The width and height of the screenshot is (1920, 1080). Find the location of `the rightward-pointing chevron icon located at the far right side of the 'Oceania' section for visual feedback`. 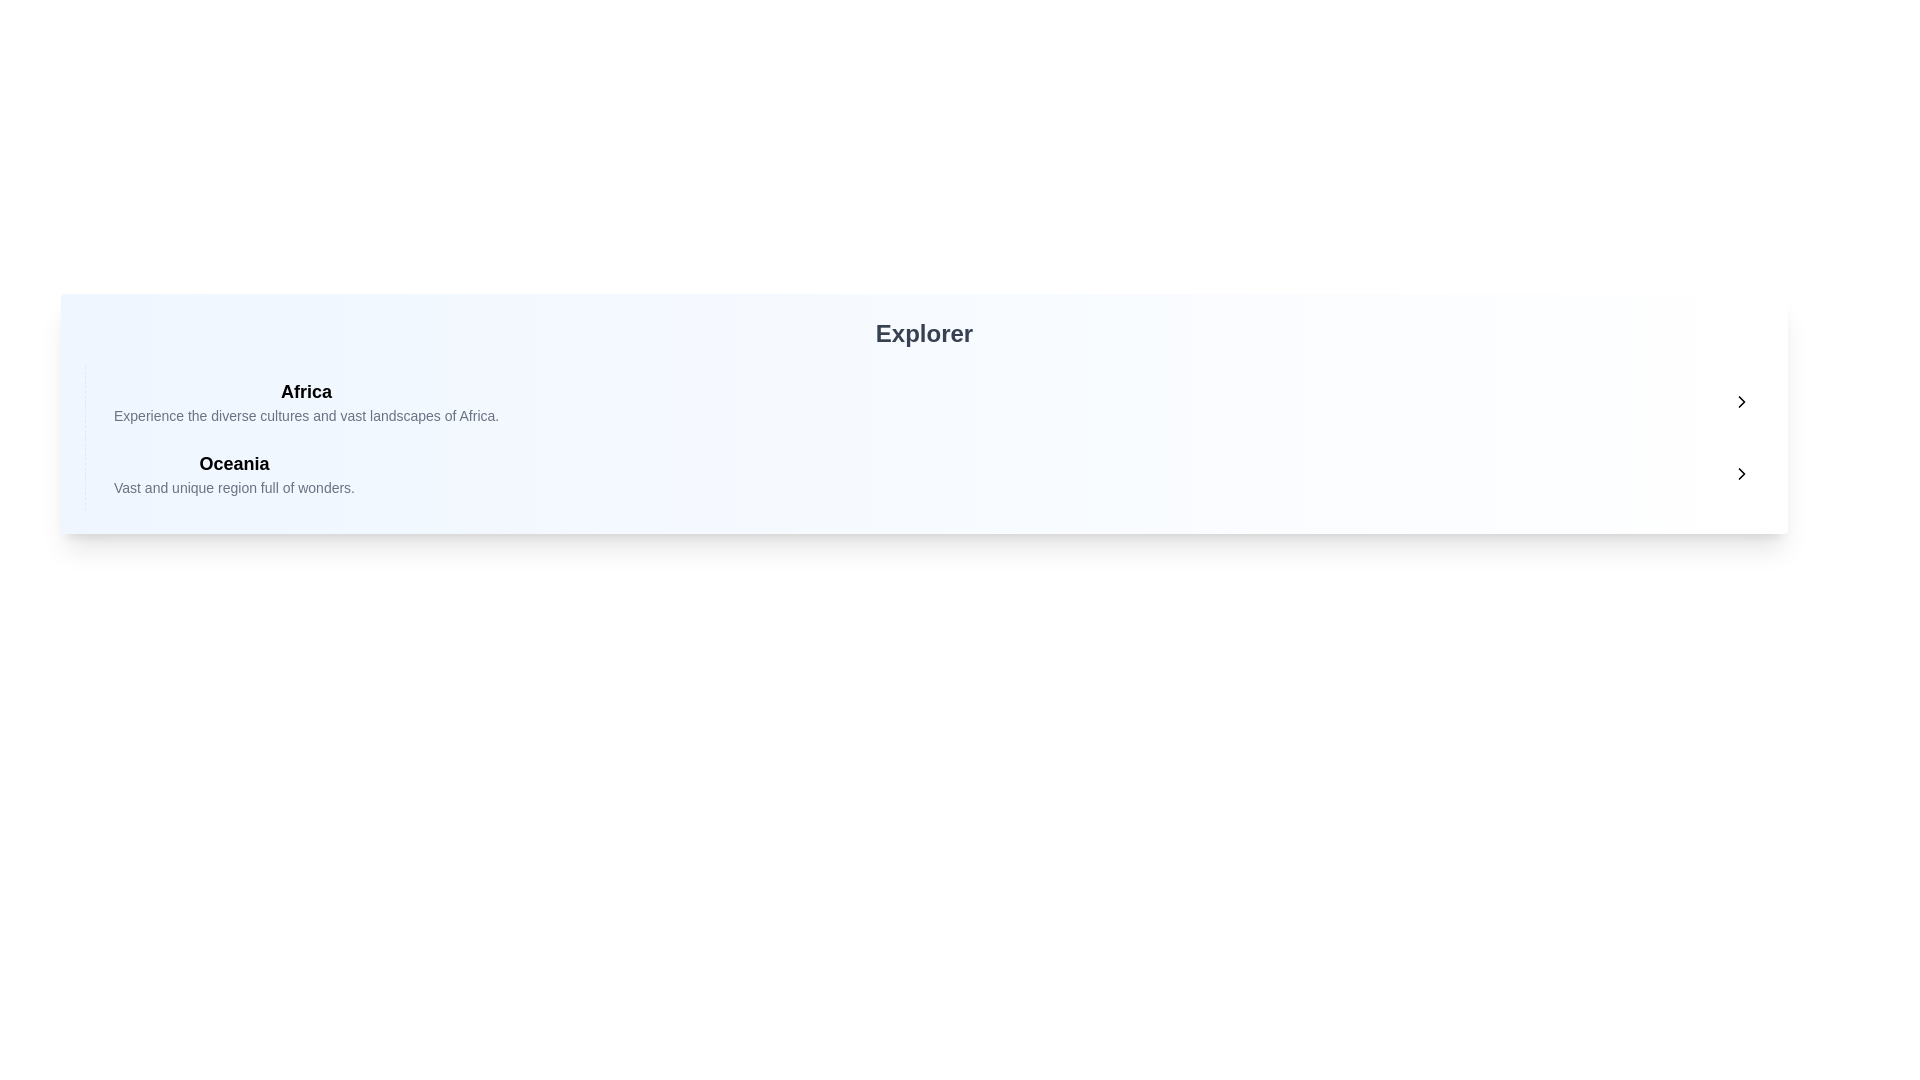

the rightward-pointing chevron icon located at the far right side of the 'Oceania' section for visual feedback is located at coordinates (1741, 474).